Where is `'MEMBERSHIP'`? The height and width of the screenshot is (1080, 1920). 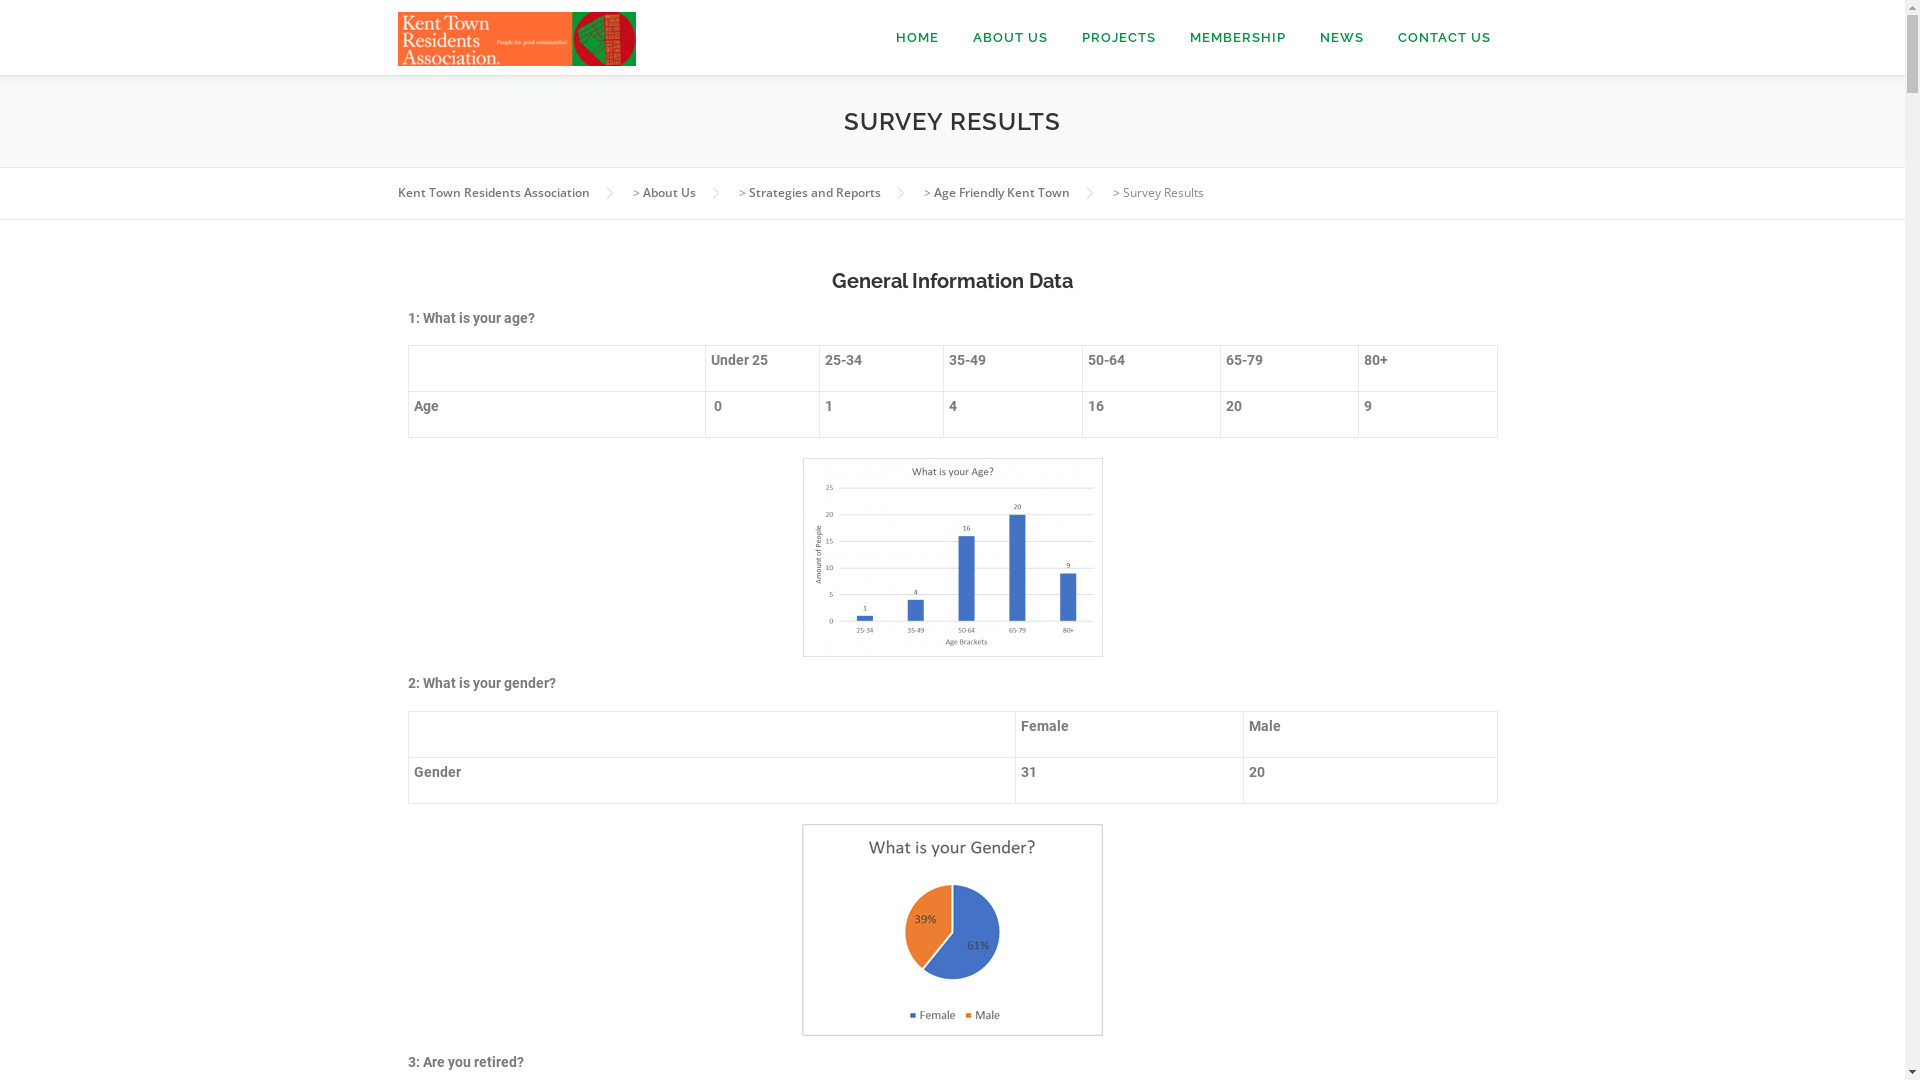
'MEMBERSHIP' is located at coordinates (1236, 37).